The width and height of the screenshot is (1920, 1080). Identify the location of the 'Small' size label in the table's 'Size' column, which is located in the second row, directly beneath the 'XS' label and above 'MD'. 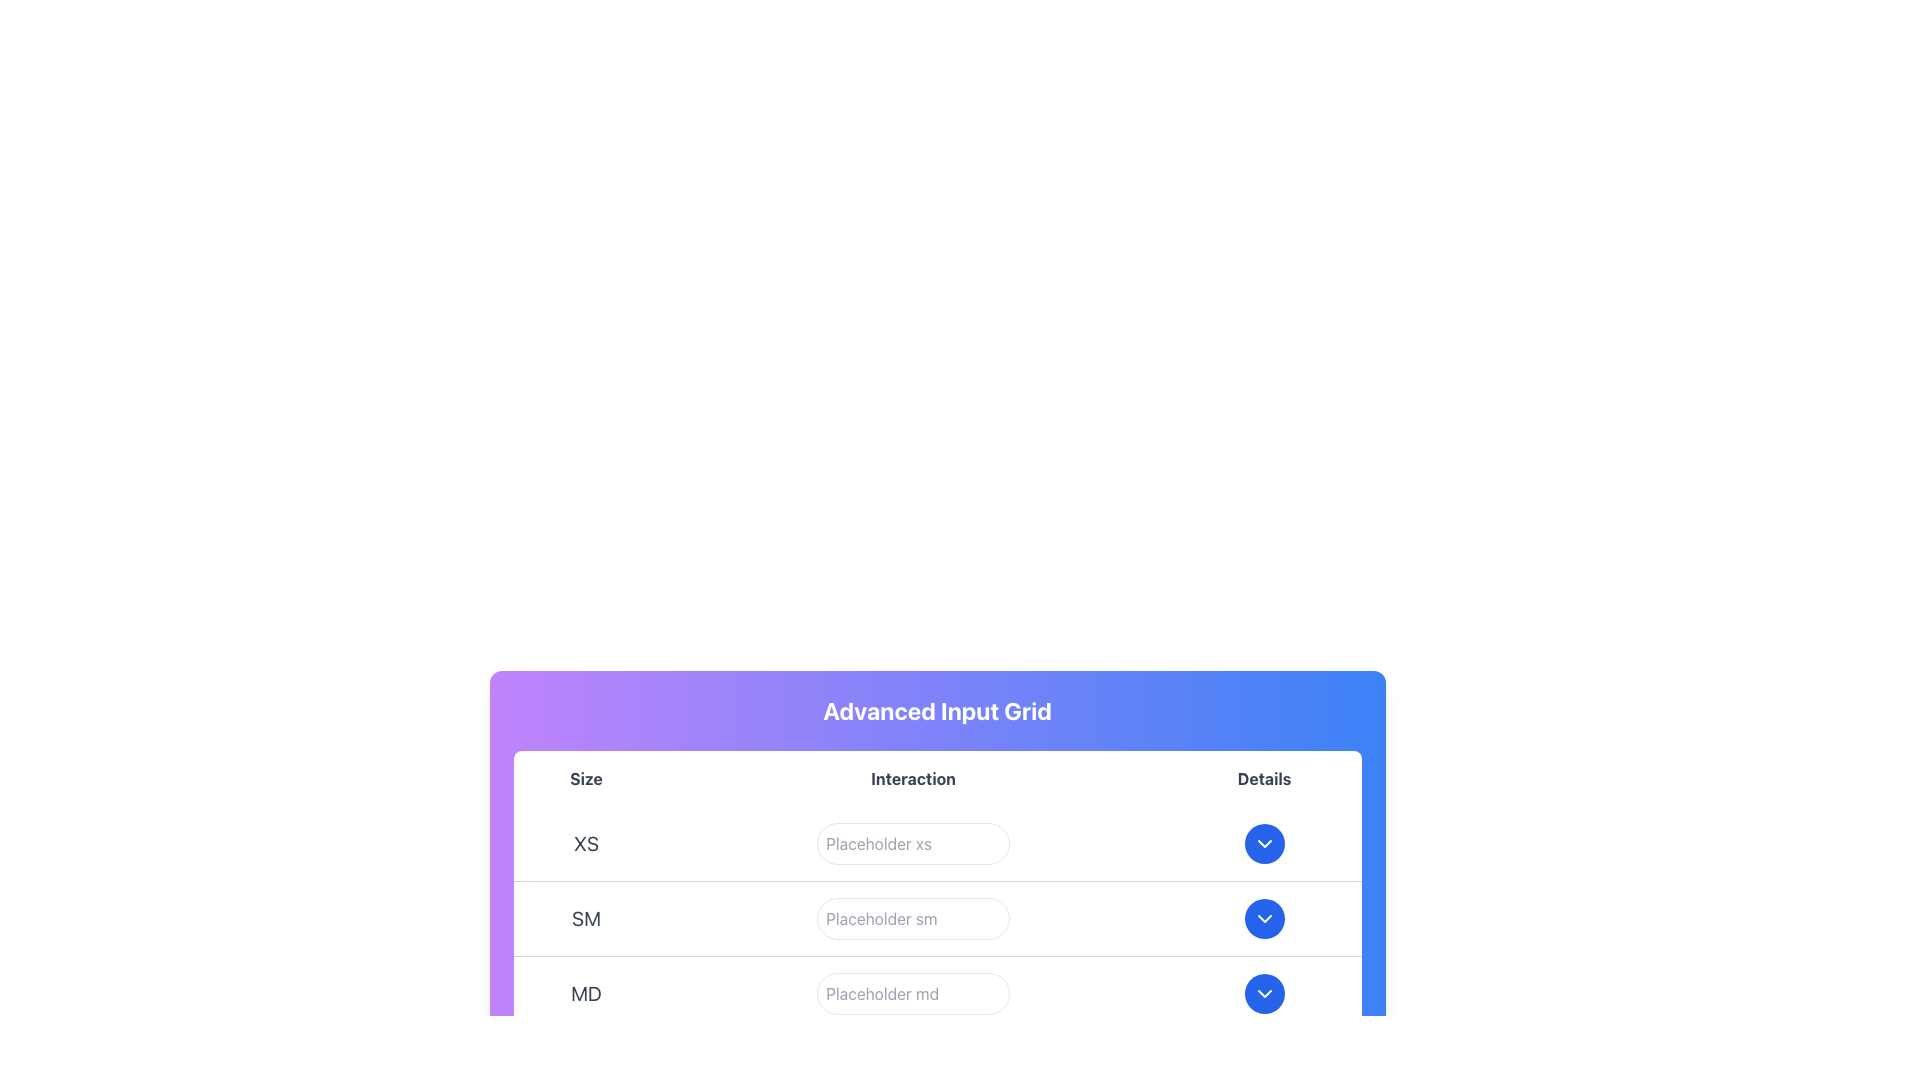
(585, 918).